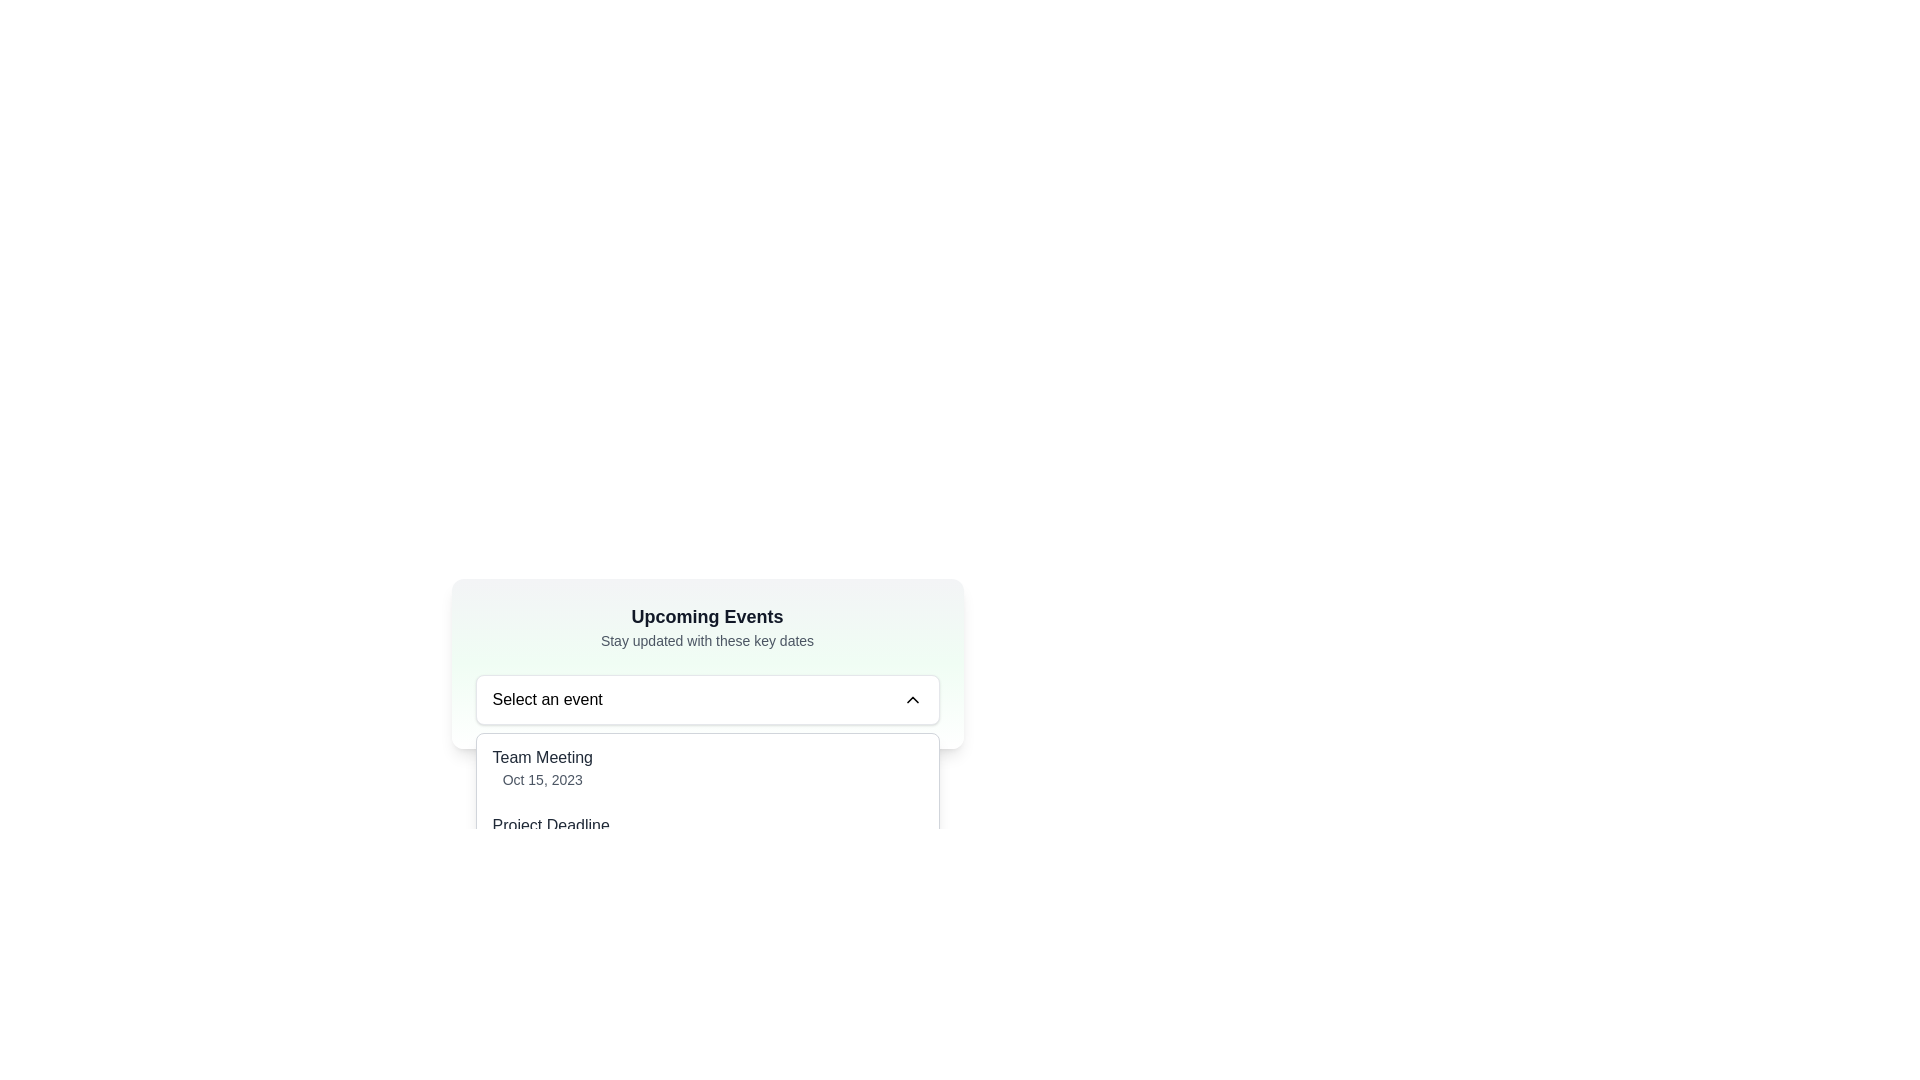 The width and height of the screenshot is (1920, 1080). What do you see at coordinates (911, 698) in the screenshot?
I see `the arrow icon, which serves as an interactive toggle button to close the dropdown menu labeled 'Select an event'` at bounding box center [911, 698].